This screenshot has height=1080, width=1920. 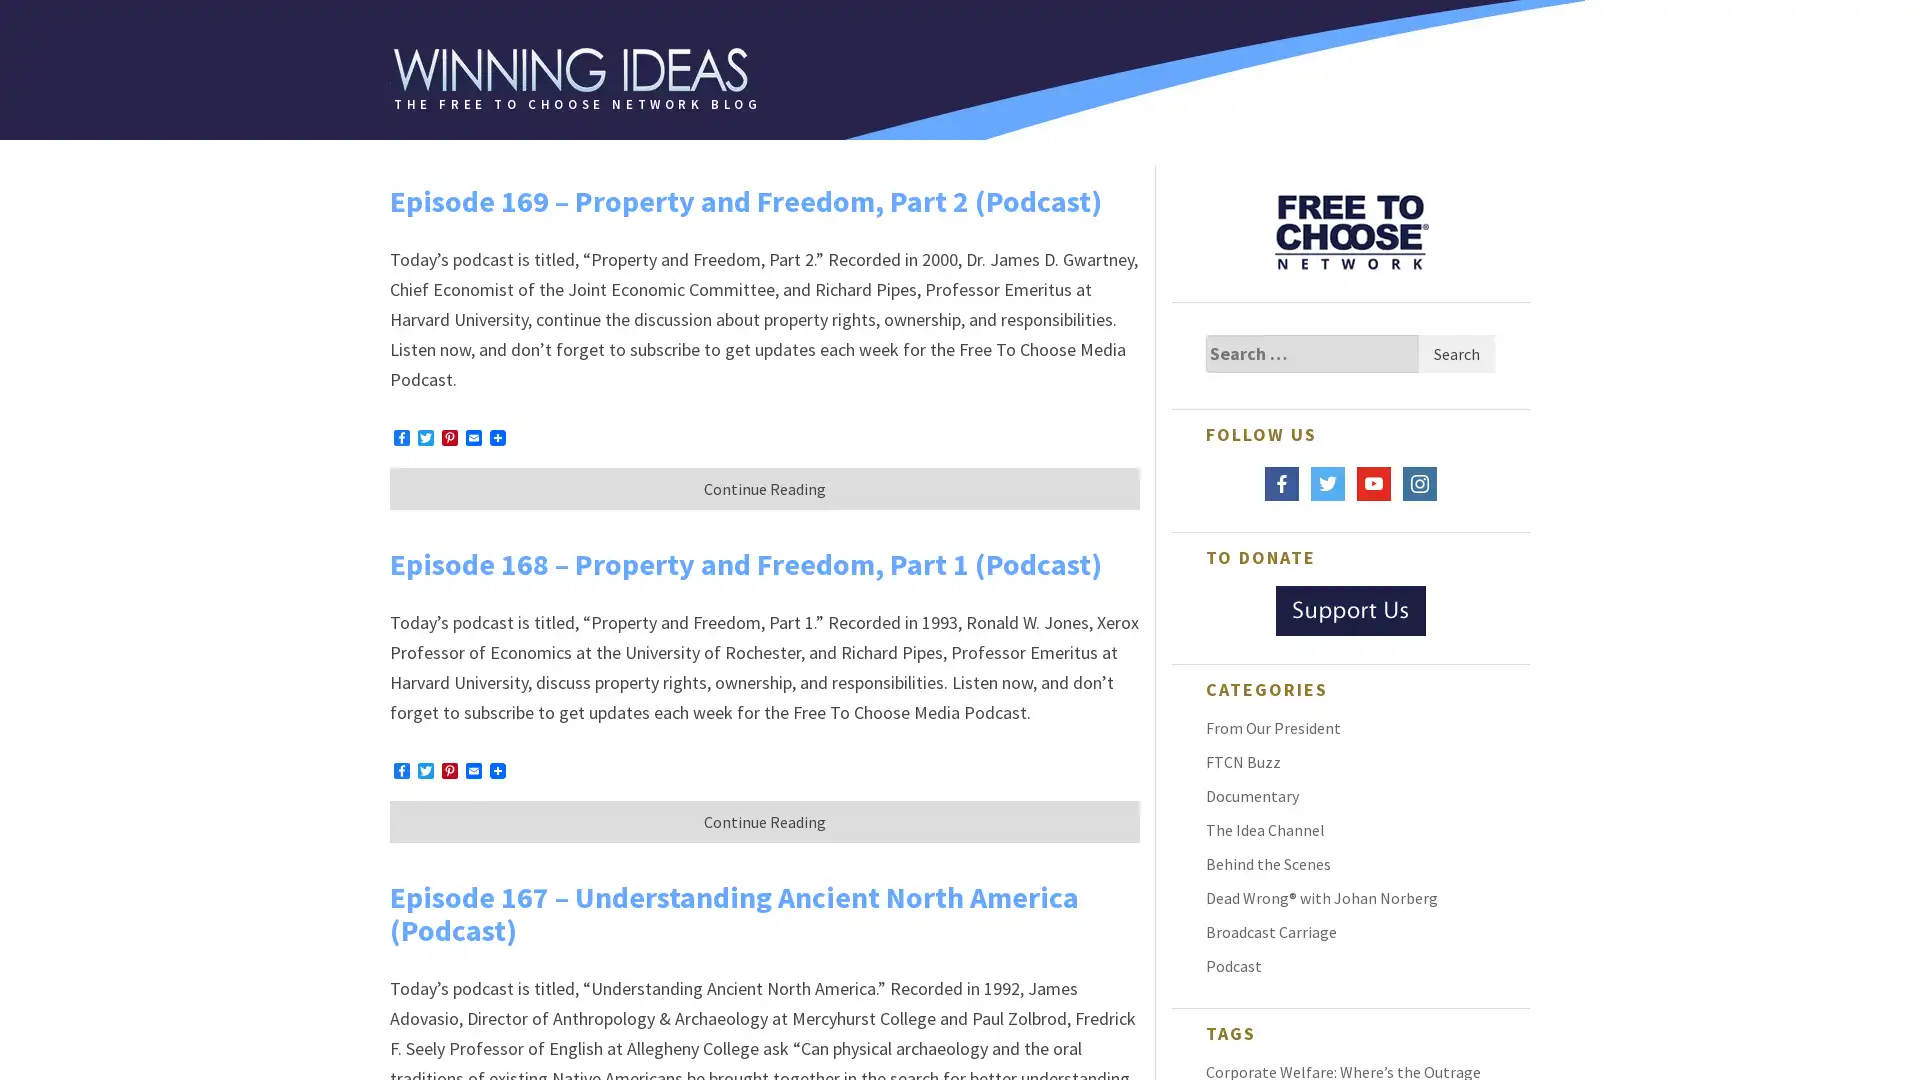 What do you see at coordinates (1455, 353) in the screenshot?
I see `Search` at bounding box center [1455, 353].